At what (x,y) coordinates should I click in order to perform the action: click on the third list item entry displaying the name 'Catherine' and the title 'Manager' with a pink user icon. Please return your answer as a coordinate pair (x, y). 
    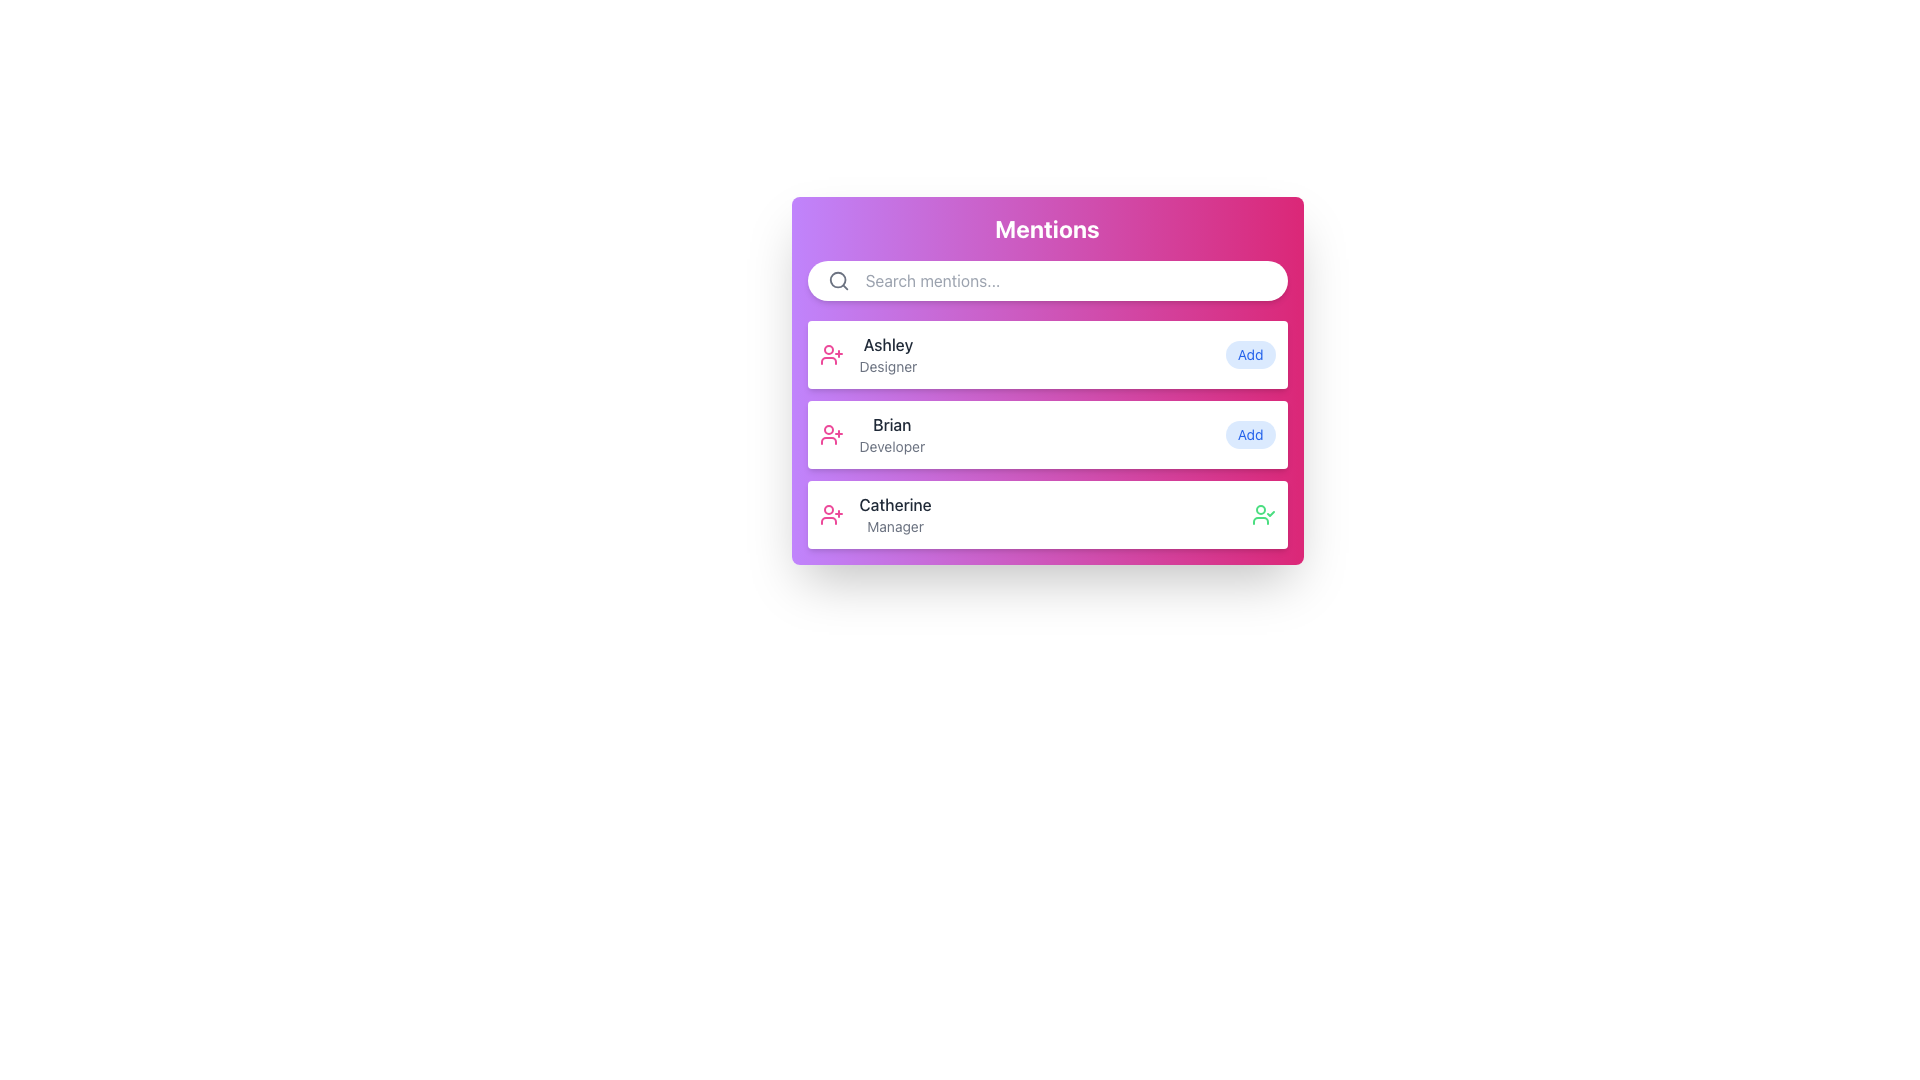
    Looking at the image, I should click on (875, 514).